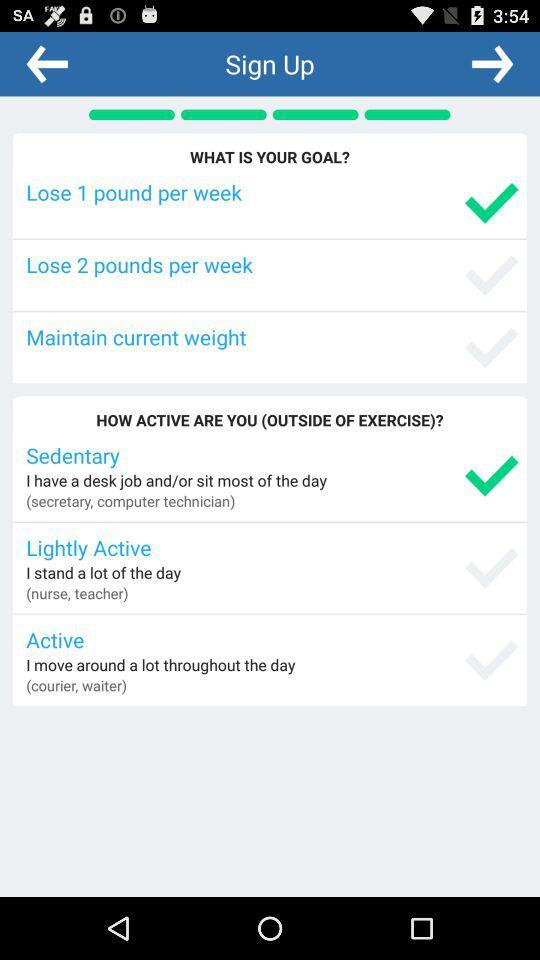  What do you see at coordinates (491, 63) in the screenshot?
I see `the app to the right of the sign up` at bounding box center [491, 63].